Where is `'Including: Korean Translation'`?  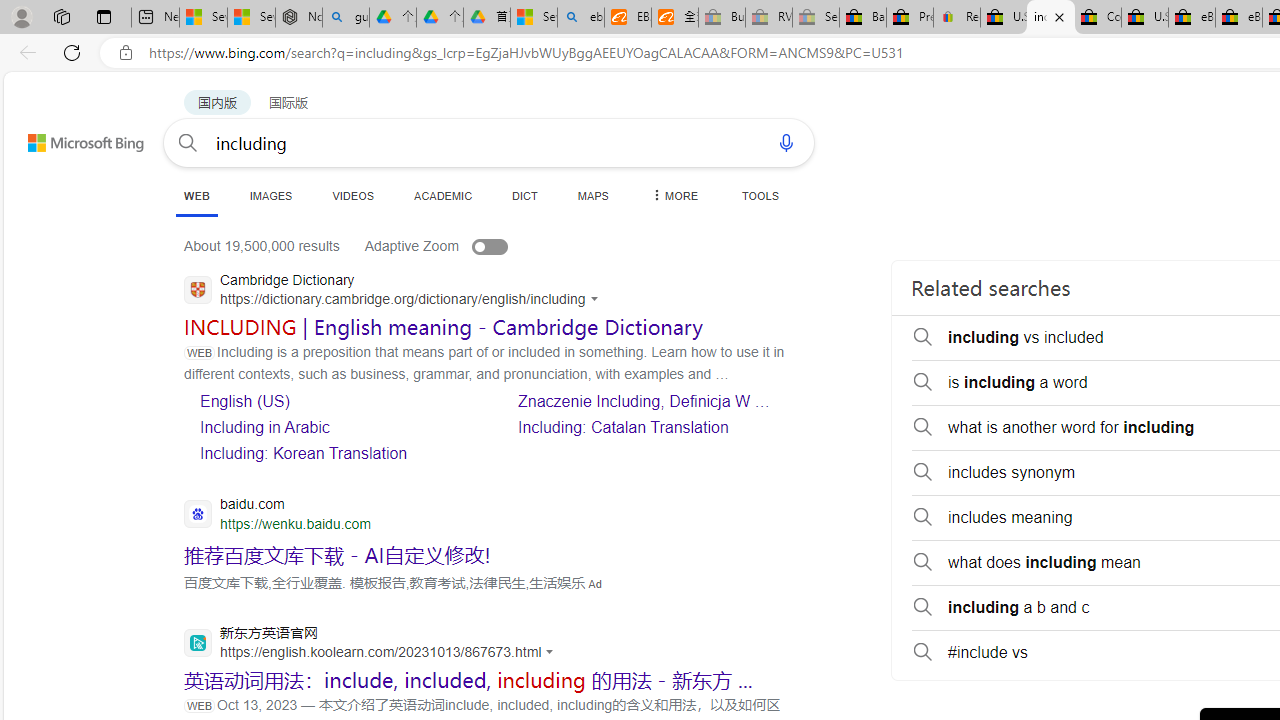 'Including: Korean Translation' is located at coordinates (303, 453).